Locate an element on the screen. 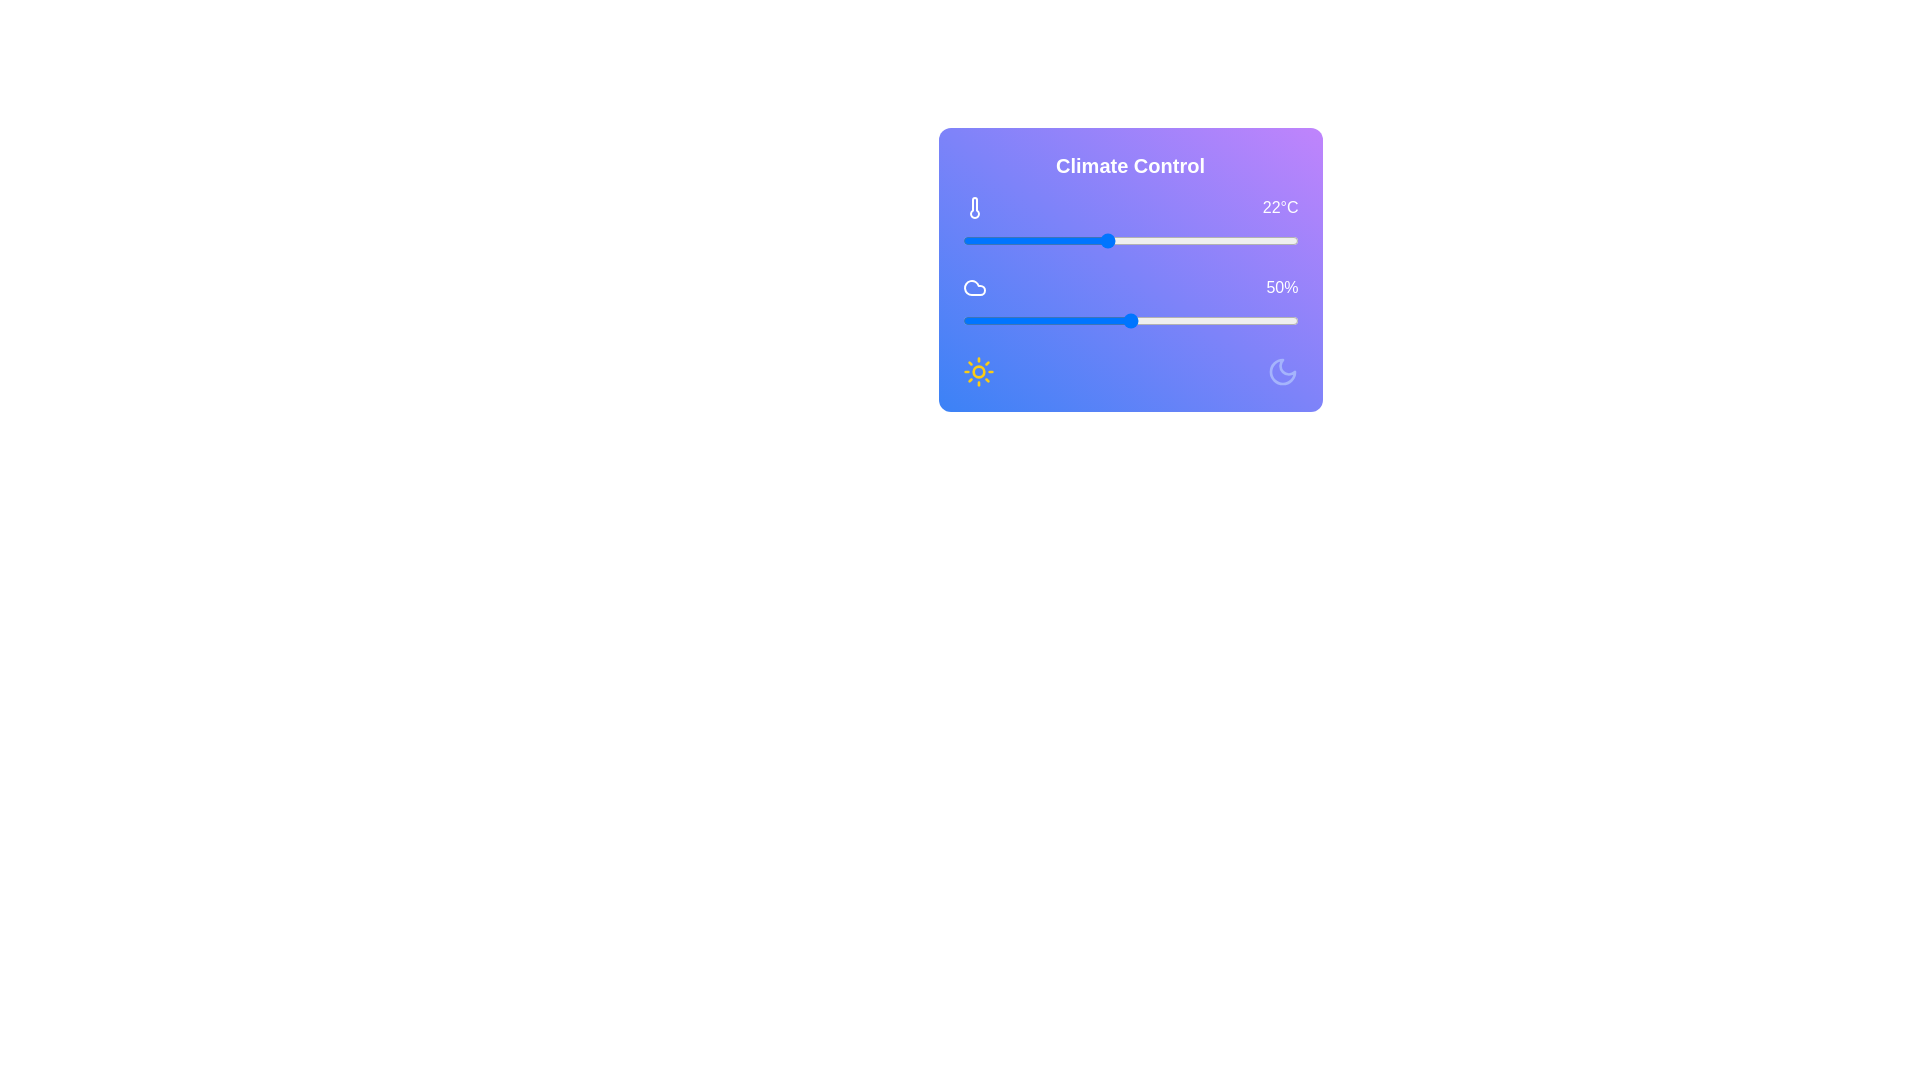 This screenshot has width=1920, height=1080. the slider is located at coordinates (1012, 319).